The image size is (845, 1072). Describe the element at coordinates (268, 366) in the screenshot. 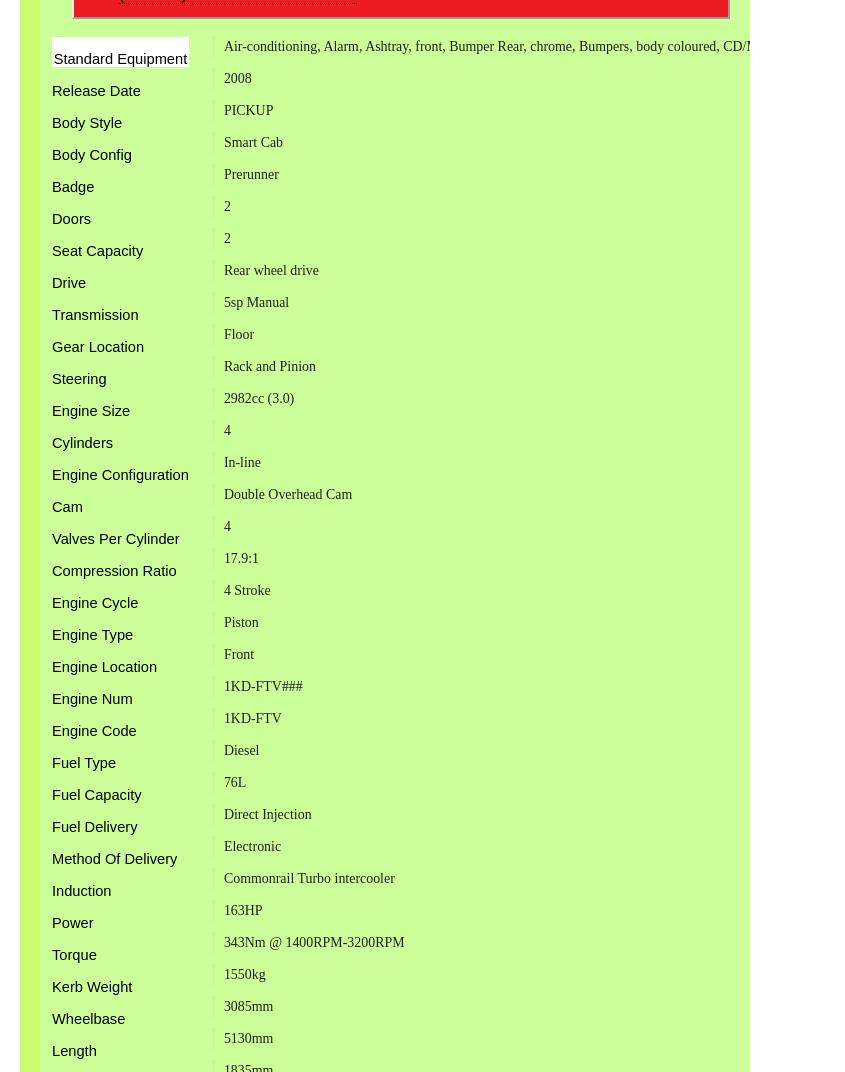

I see `'Rack and Pinion'` at that location.